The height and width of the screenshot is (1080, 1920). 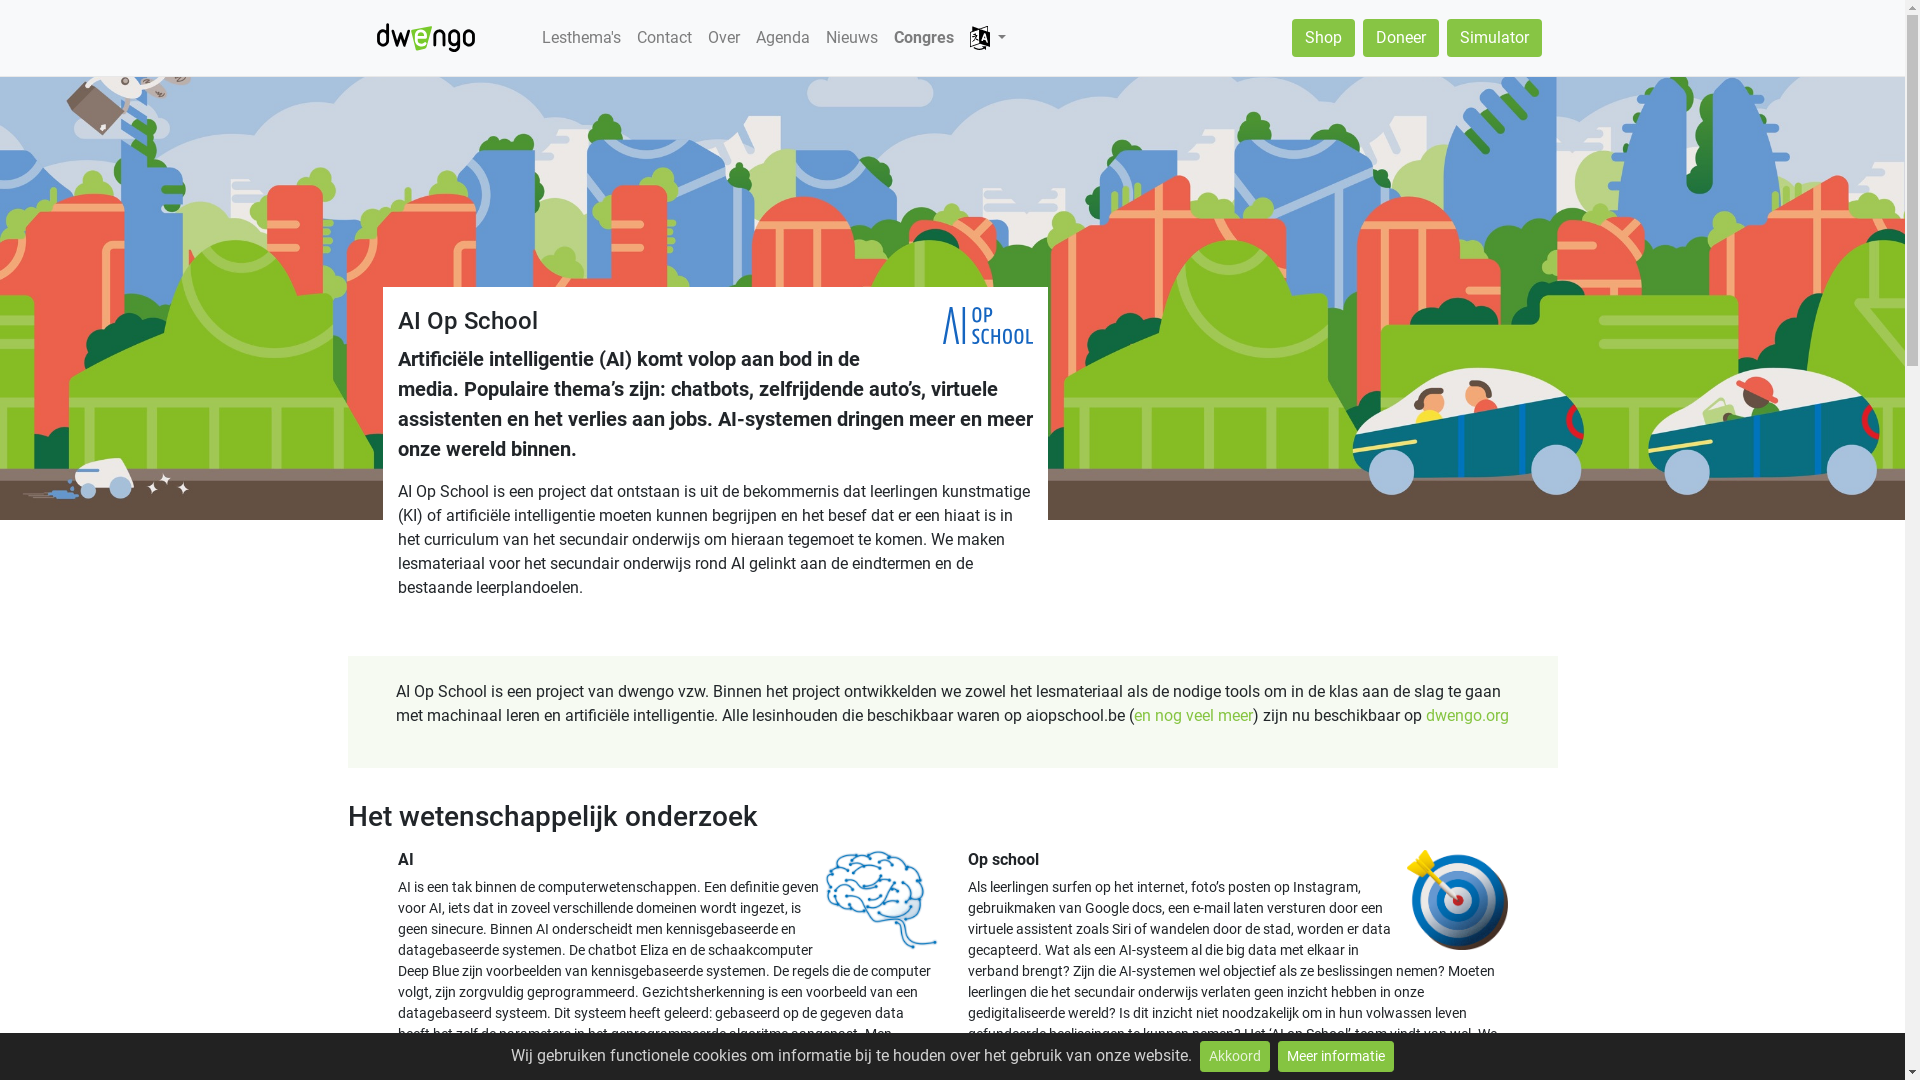 I want to click on 'Doneer', so click(x=1399, y=38).